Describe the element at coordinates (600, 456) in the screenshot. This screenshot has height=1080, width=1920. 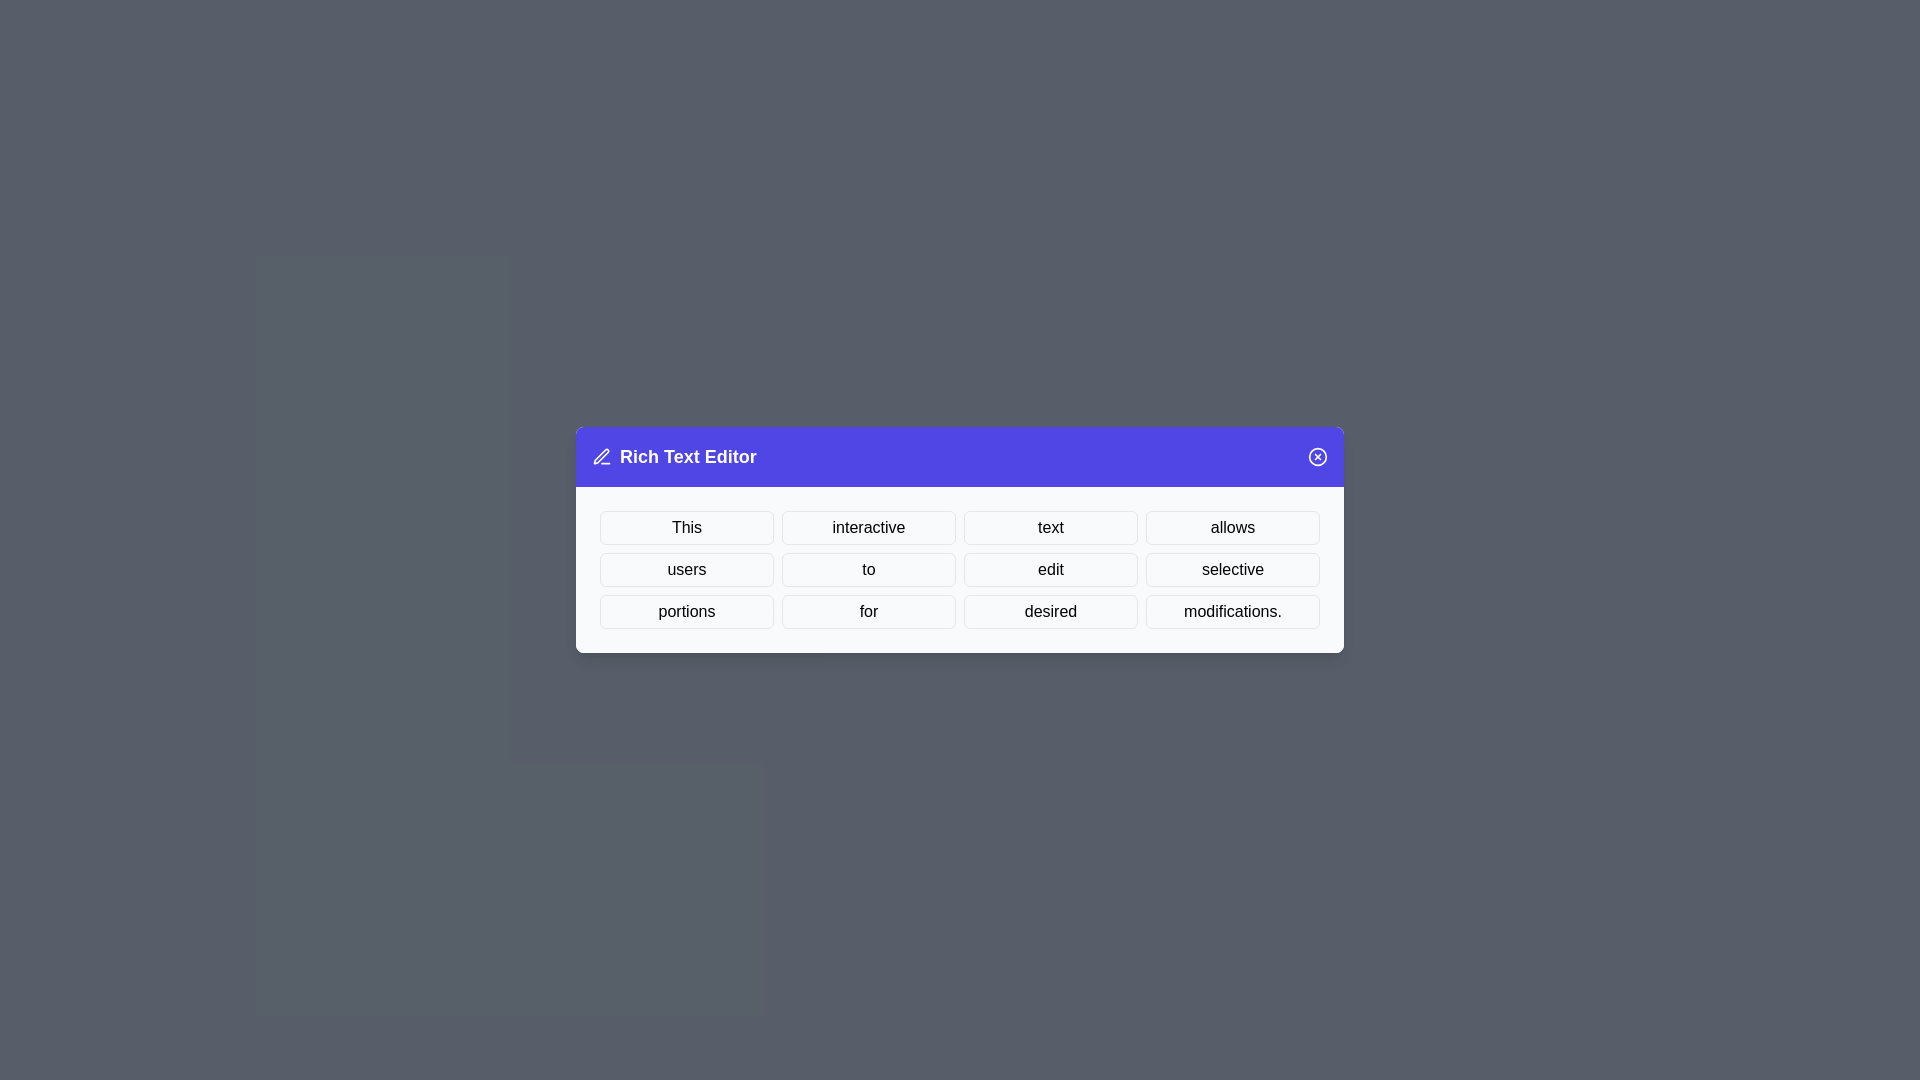
I see `the edit icon in the dialog header` at that location.